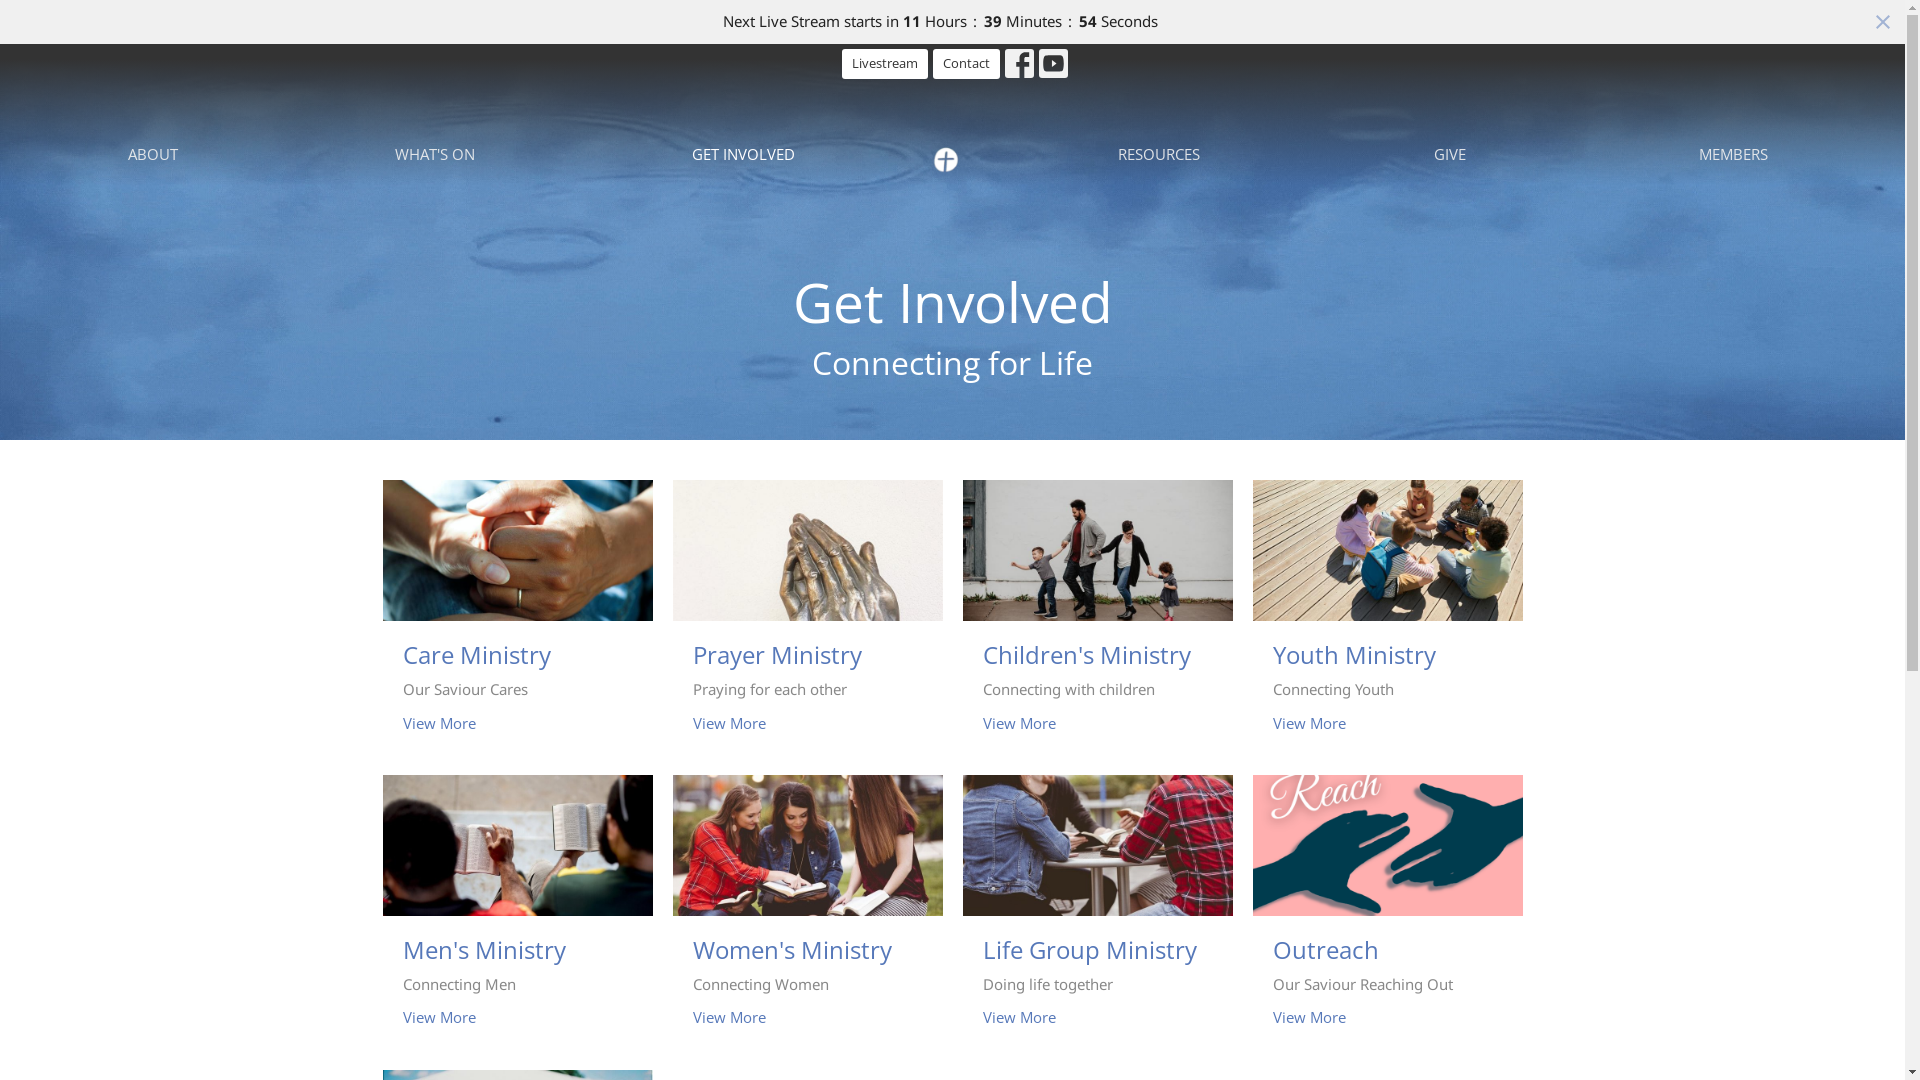  What do you see at coordinates (742, 153) in the screenshot?
I see `'GET INVOLVED'` at bounding box center [742, 153].